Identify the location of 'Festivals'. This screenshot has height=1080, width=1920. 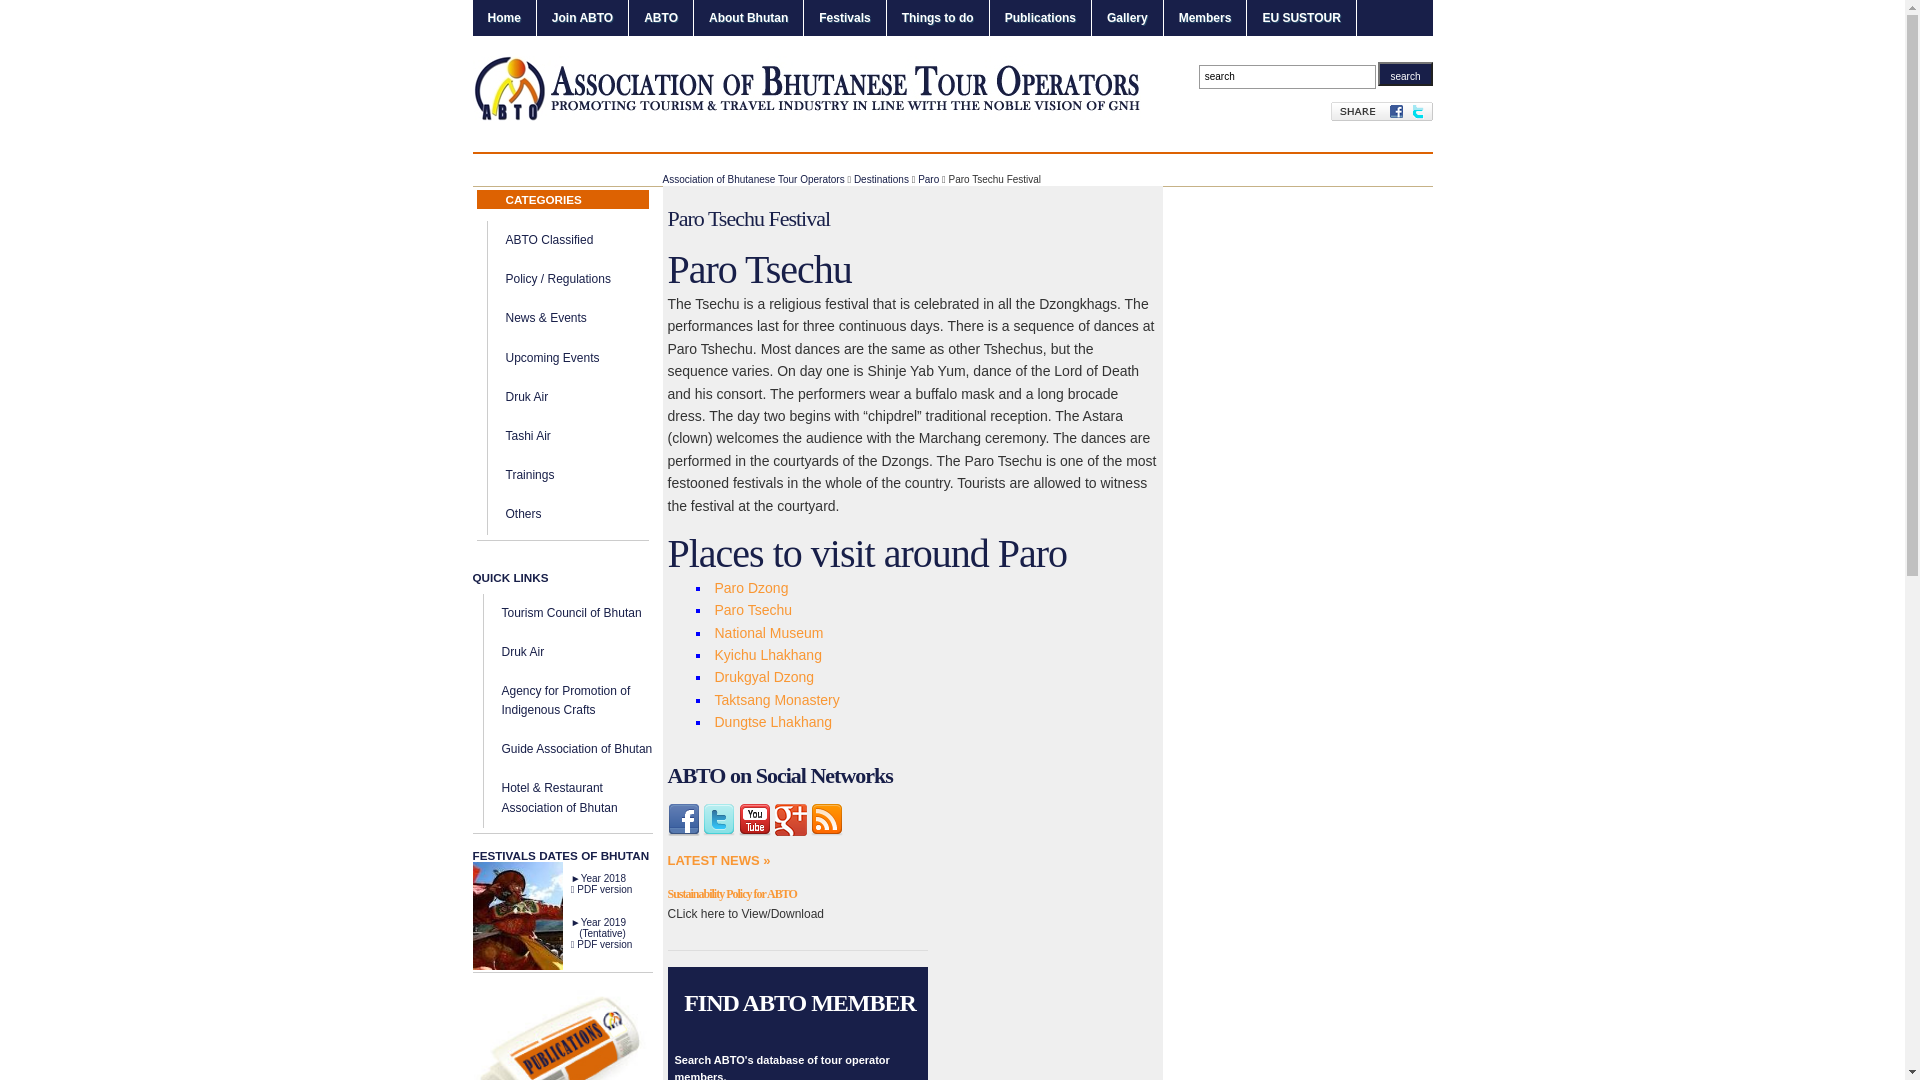
(844, 18).